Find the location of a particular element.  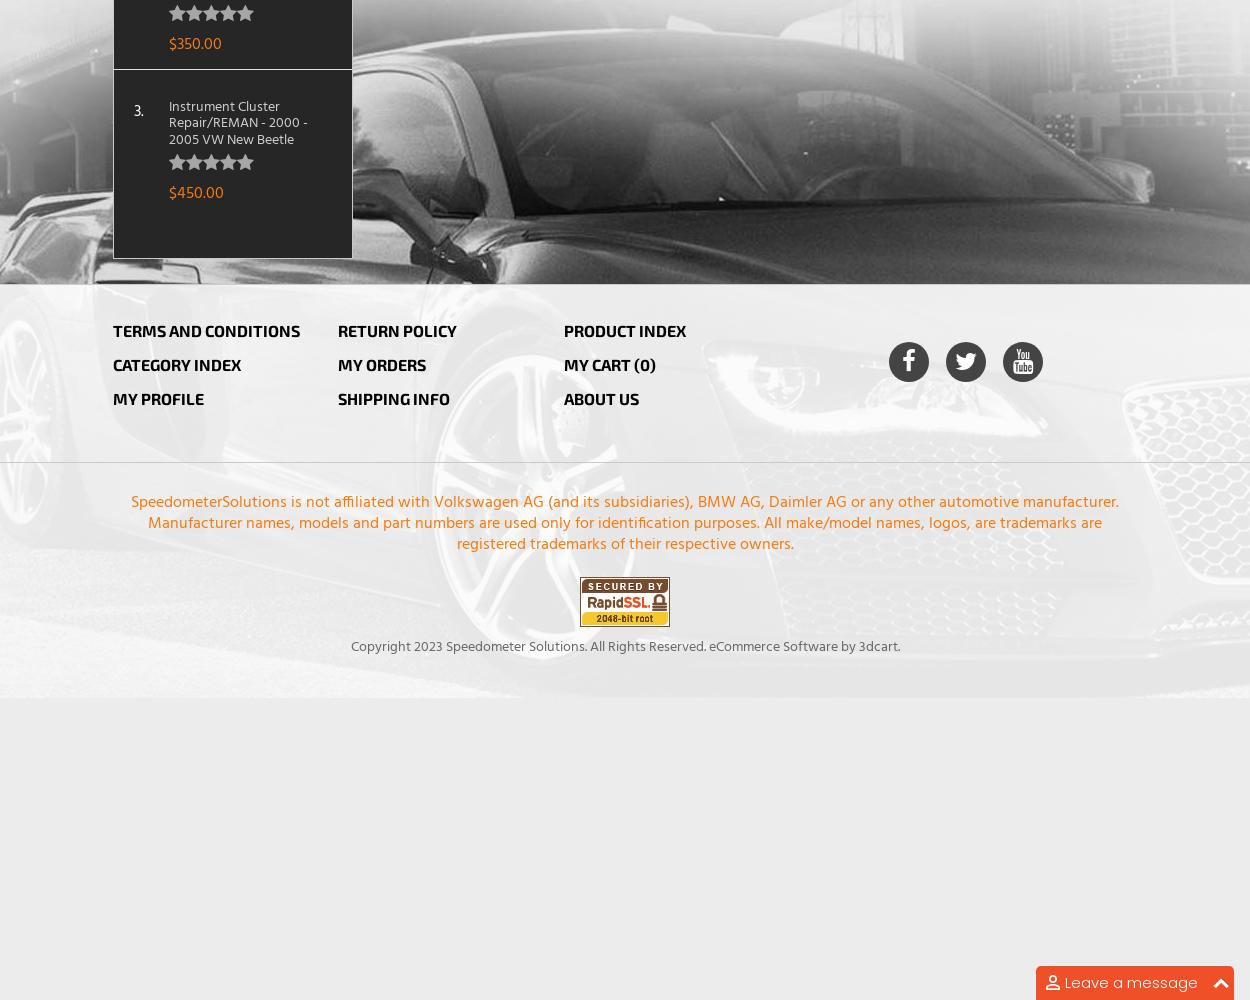

'Product Index' is located at coordinates (623, 329).